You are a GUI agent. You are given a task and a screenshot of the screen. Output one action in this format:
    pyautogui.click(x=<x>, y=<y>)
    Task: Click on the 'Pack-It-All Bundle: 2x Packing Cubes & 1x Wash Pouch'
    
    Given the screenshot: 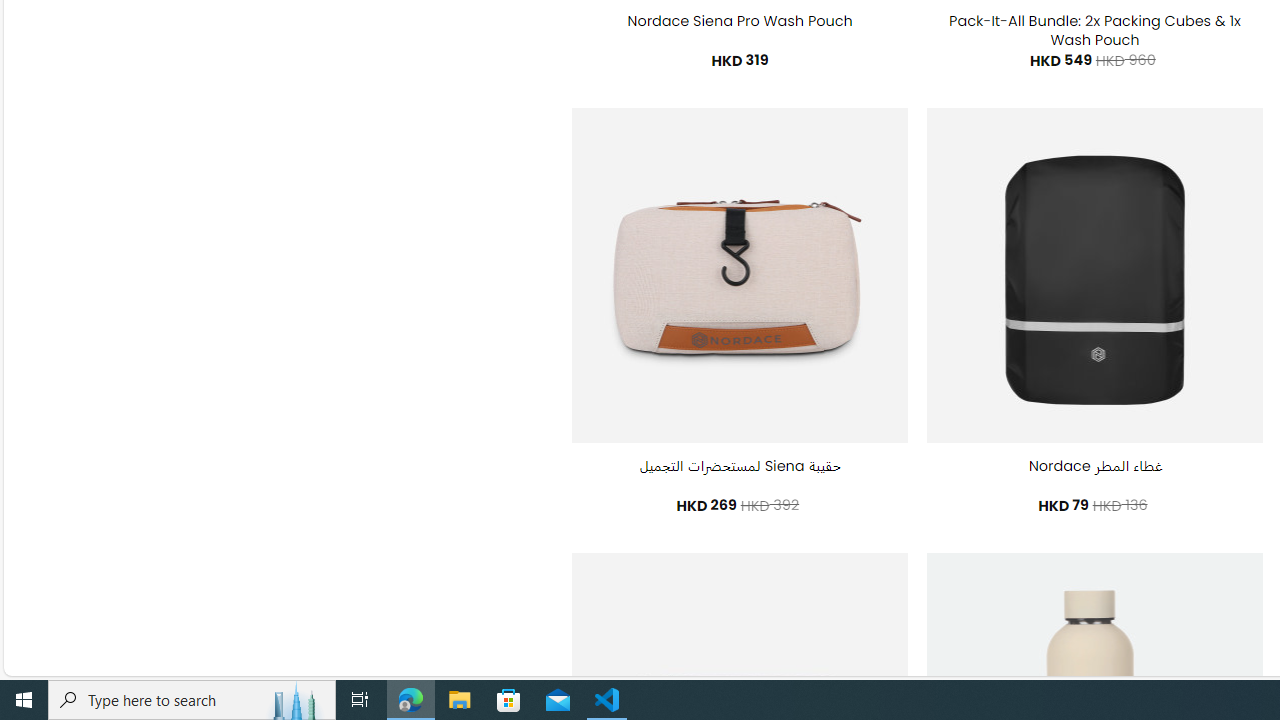 What is the action you would take?
    pyautogui.click(x=1094, y=30)
    